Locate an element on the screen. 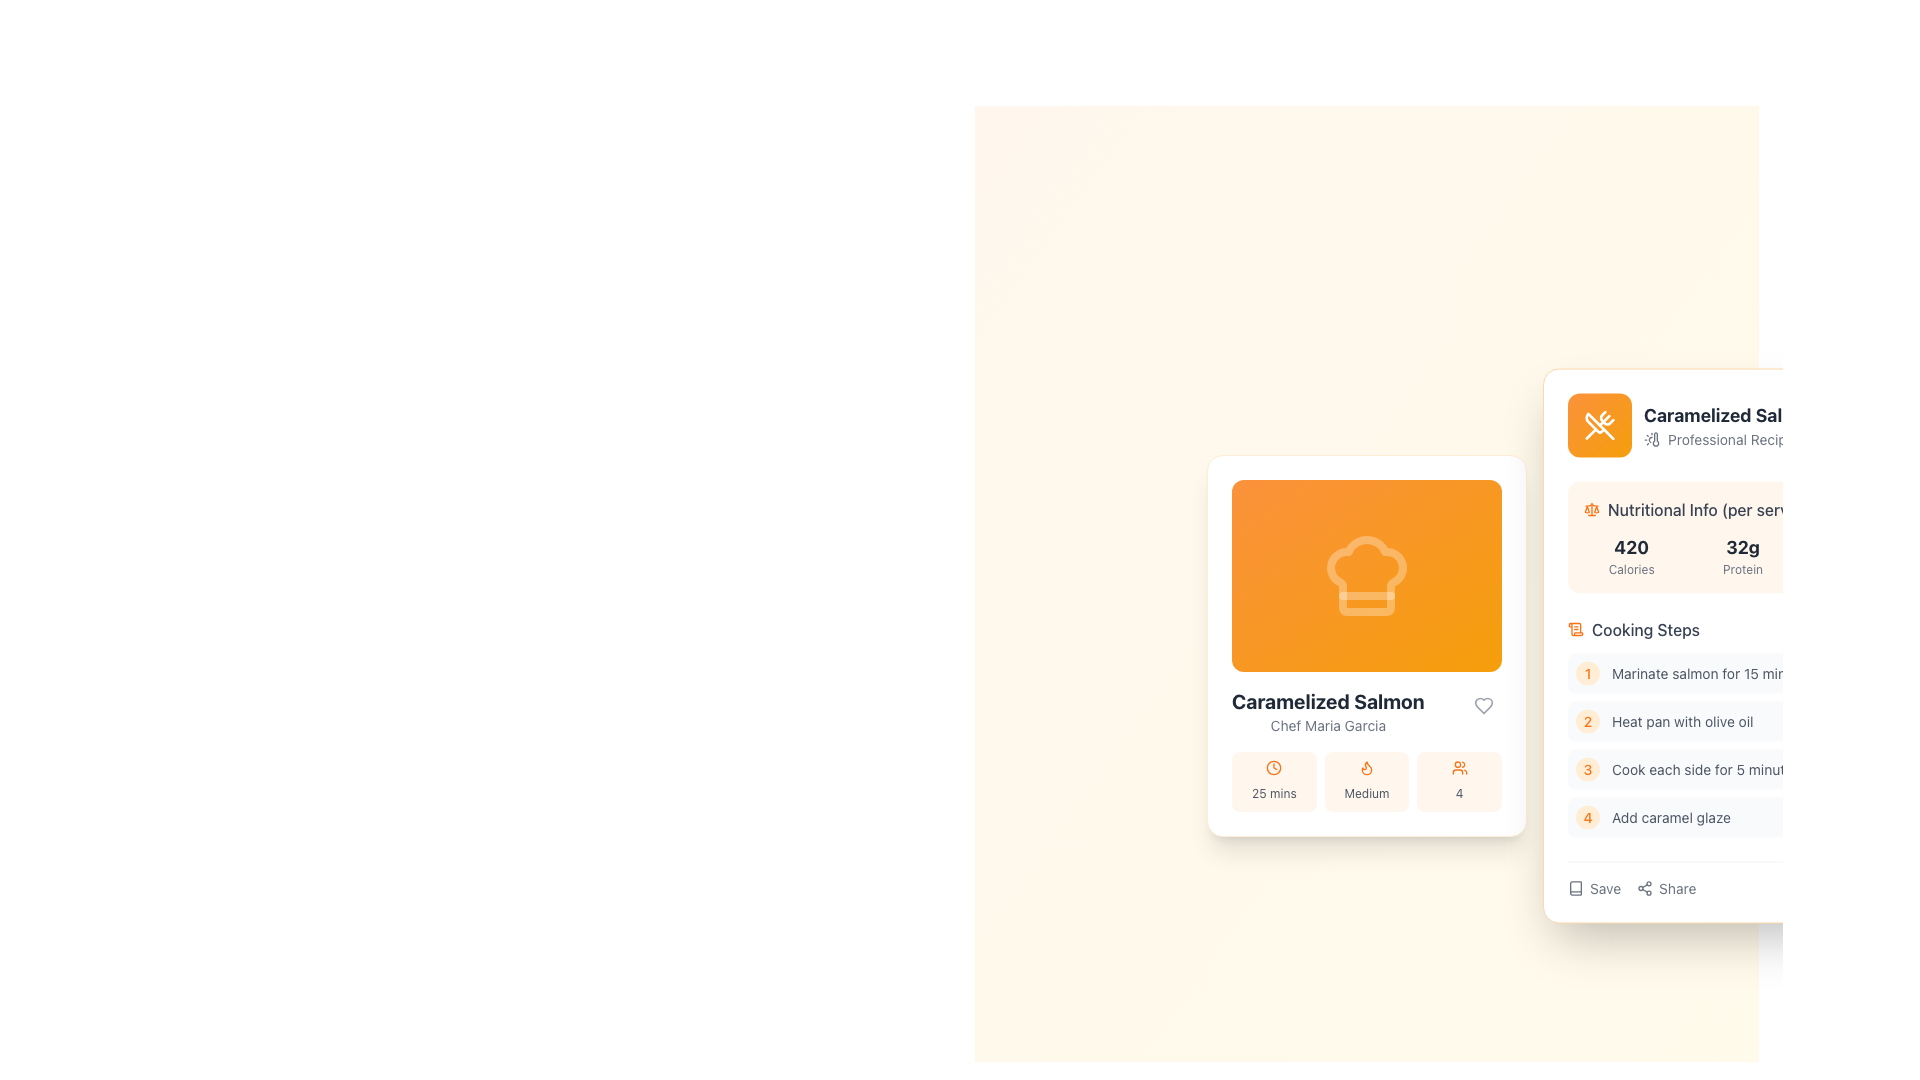  the Text Label located on the right side of the interface, adjacent to a cooking-related section is located at coordinates (1864, 887).